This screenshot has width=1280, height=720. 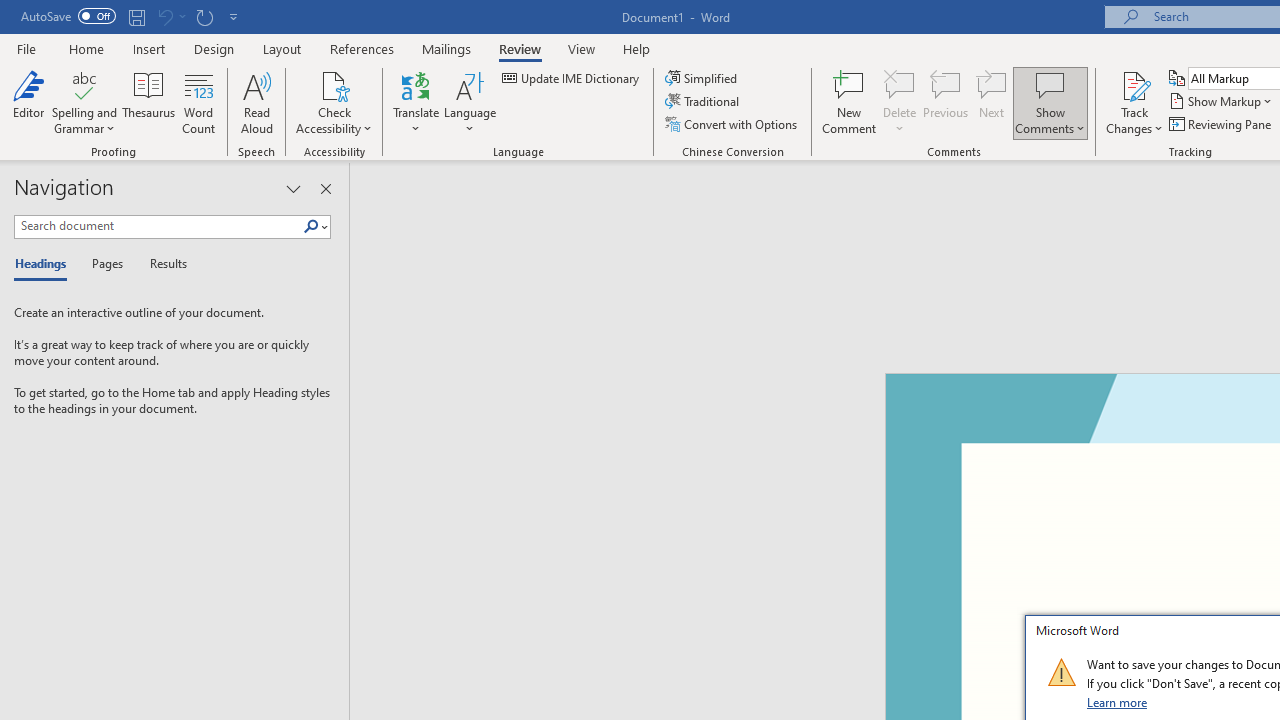 What do you see at coordinates (571, 77) in the screenshot?
I see `'Update IME Dictionary...'` at bounding box center [571, 77].